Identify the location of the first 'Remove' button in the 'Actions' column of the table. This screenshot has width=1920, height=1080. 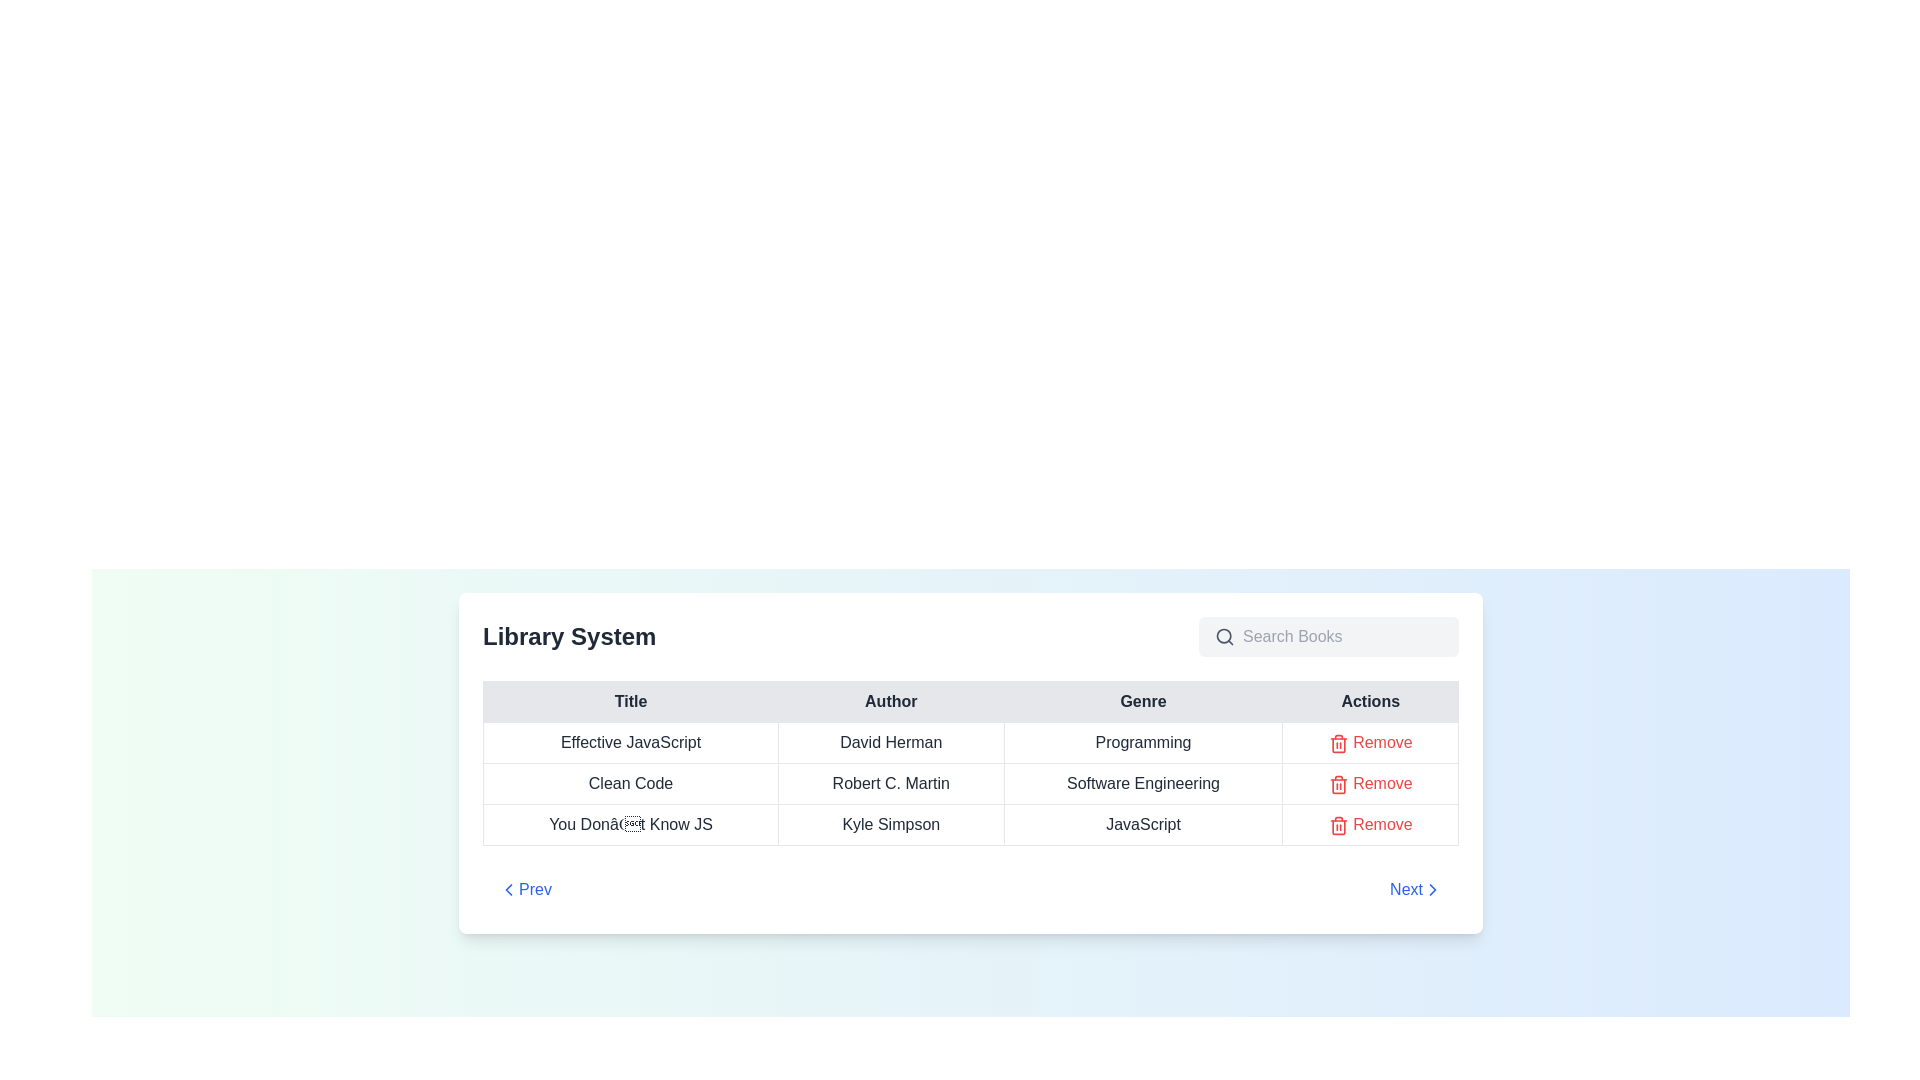
(1369, 743).